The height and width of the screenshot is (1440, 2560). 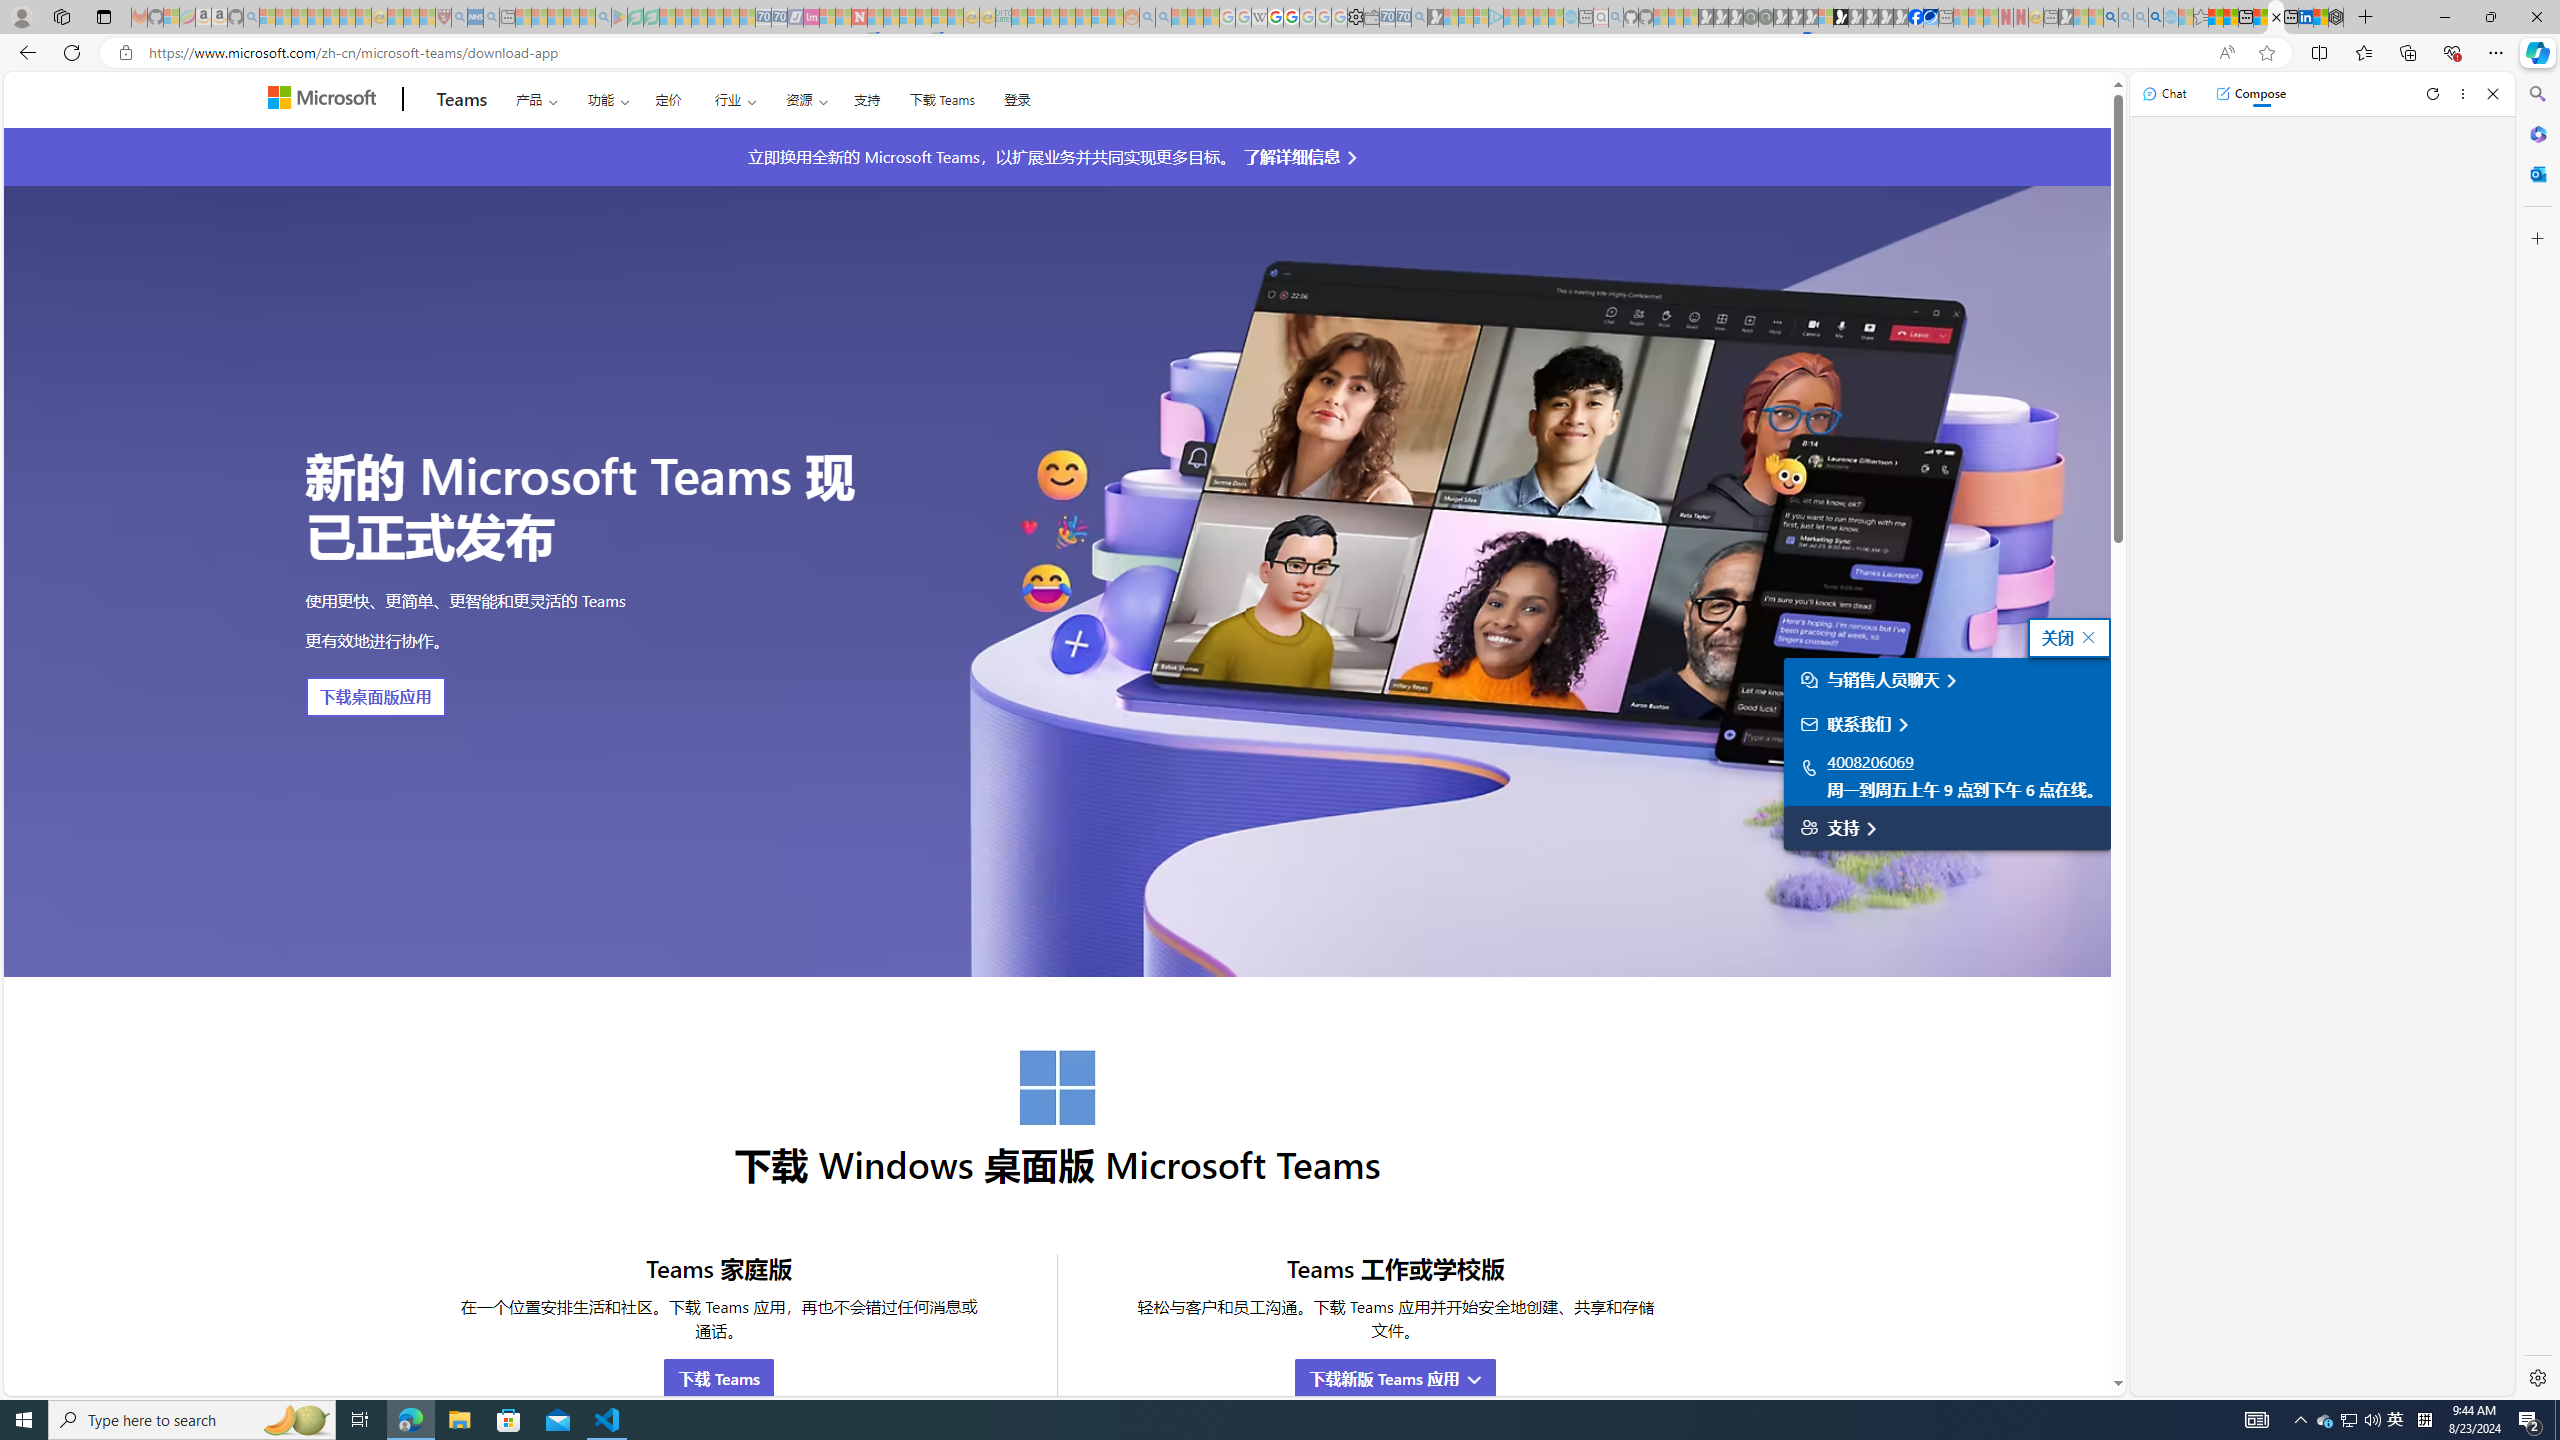 What do you see at coordinates (2230, 16) in the screenshot?
I see `'Aberdeen, Hong Kong SAR weather forecast | Microsoft Weather'` at bounding box center [2230, 16].